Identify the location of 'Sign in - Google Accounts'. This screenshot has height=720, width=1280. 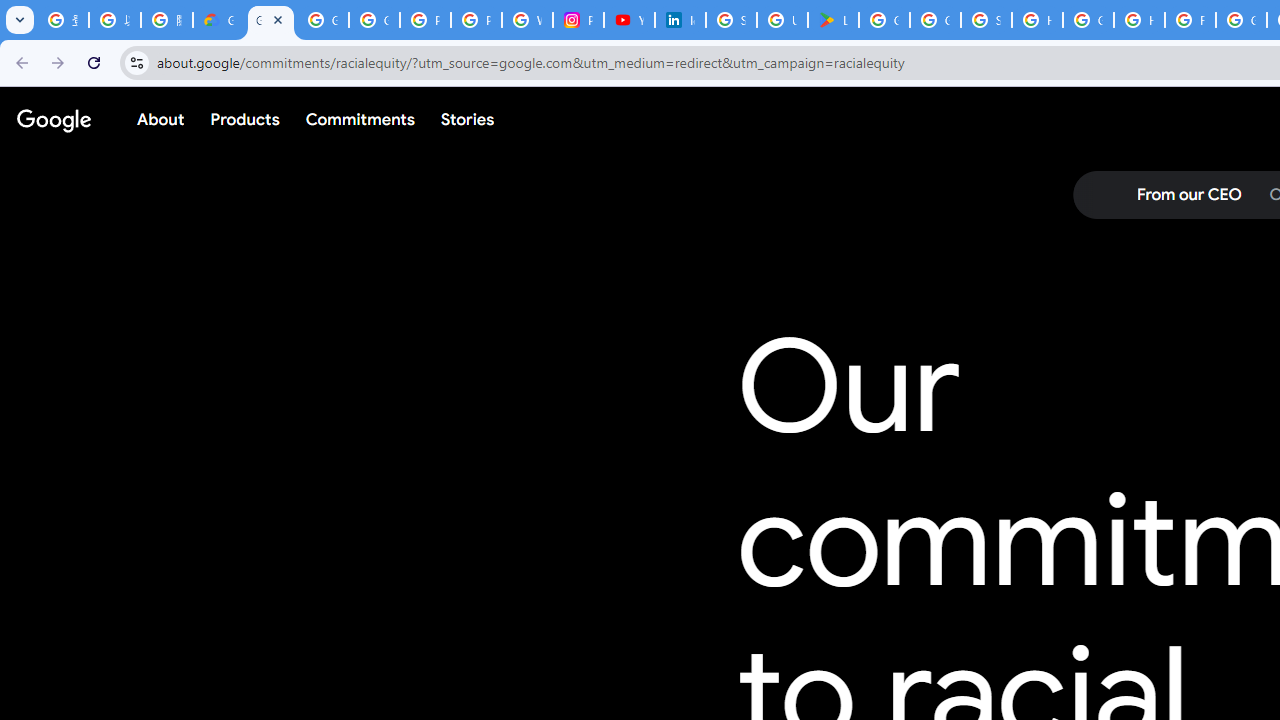
(730, 20).